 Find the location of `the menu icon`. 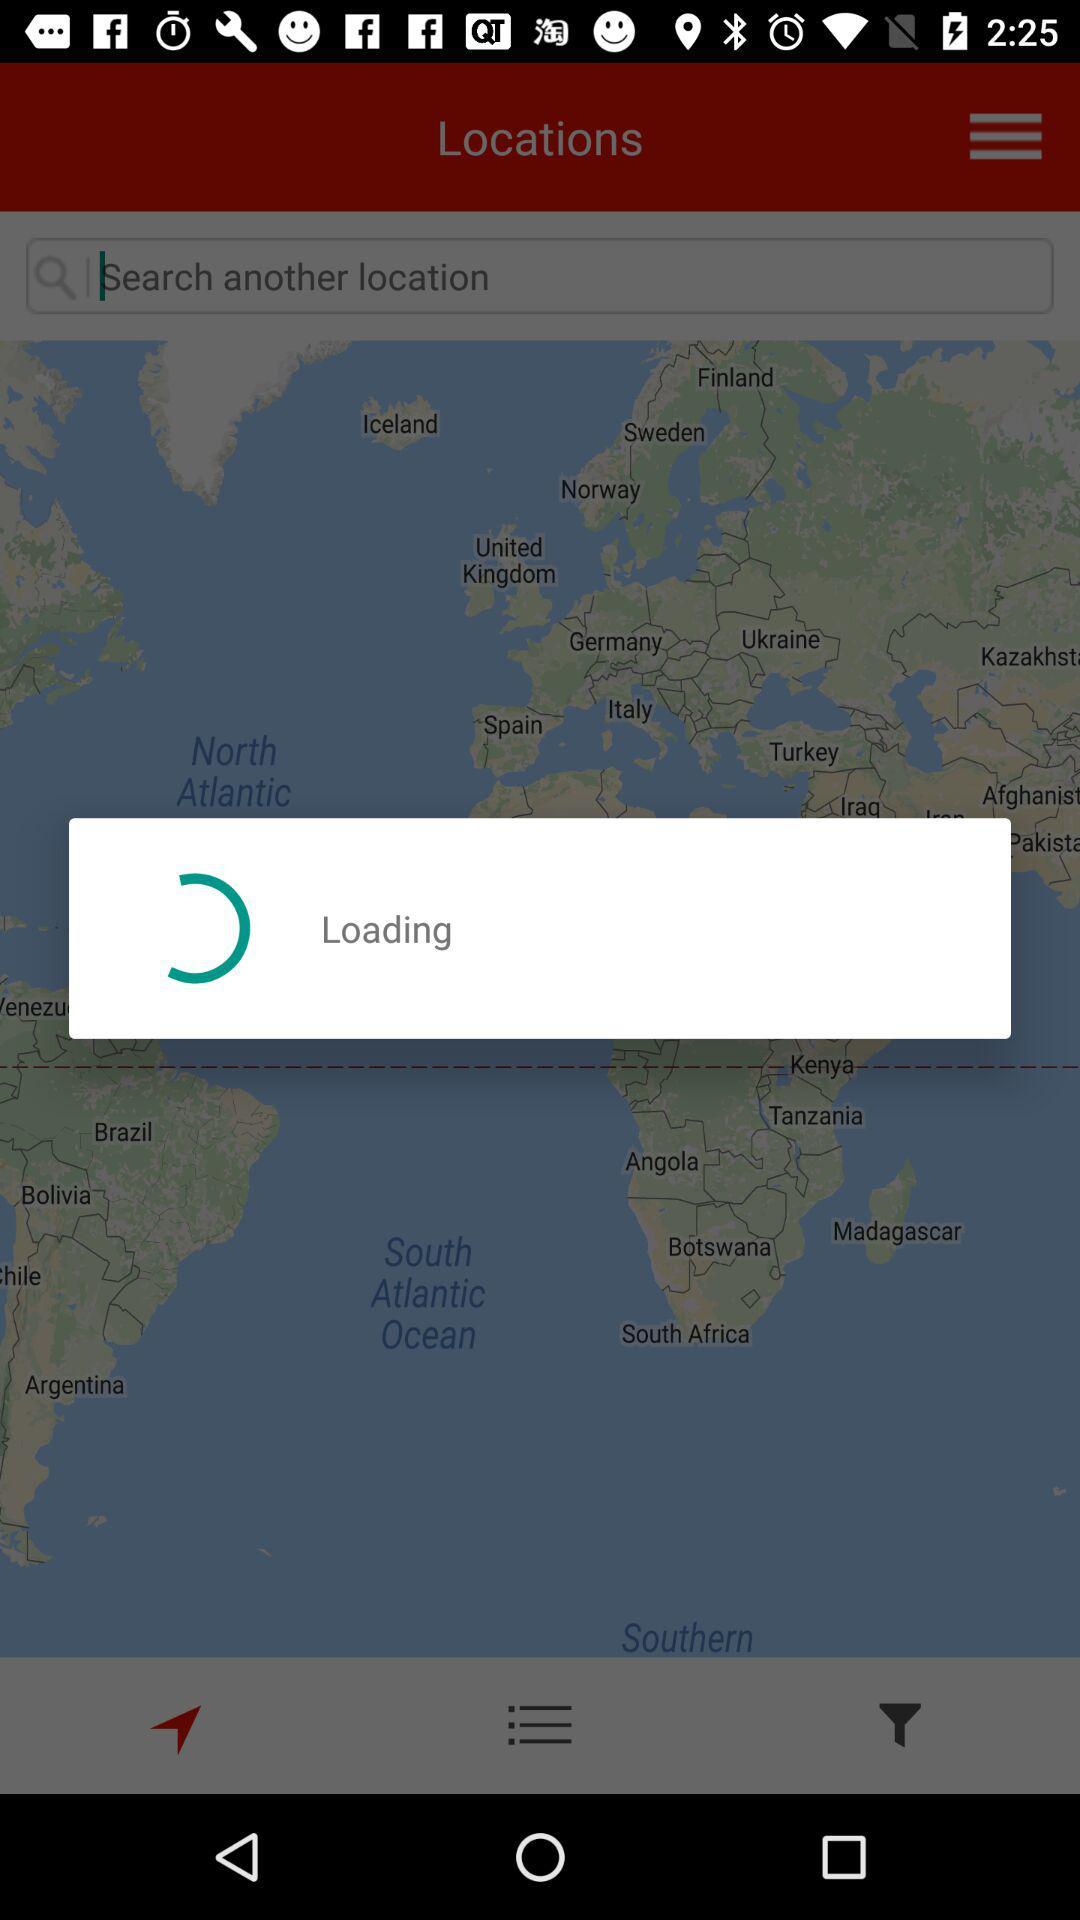

the menu icon is located at coordinates (1018, 123).